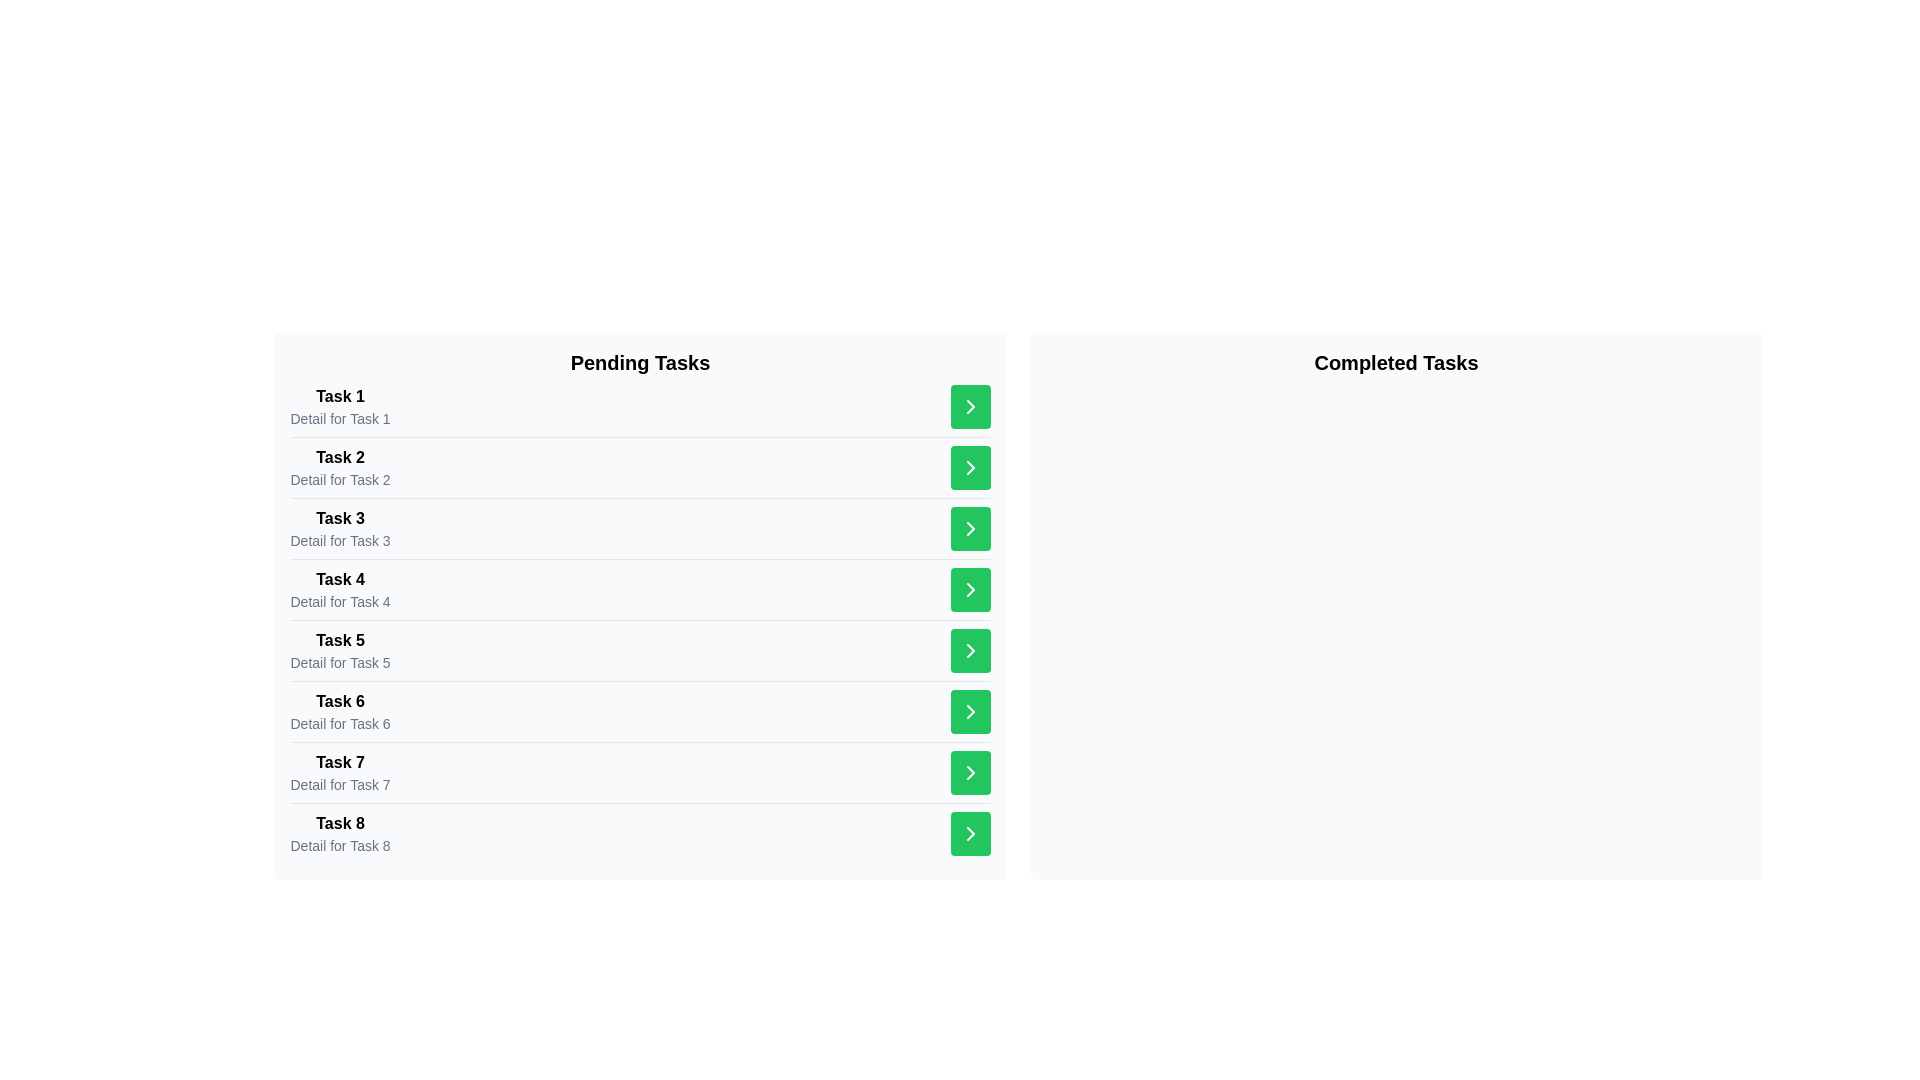 The image size is (1920, 1080). I want to click on the button located on the right side of the 'Task 3' row under 'Pending Tasks', so click(970, 527).